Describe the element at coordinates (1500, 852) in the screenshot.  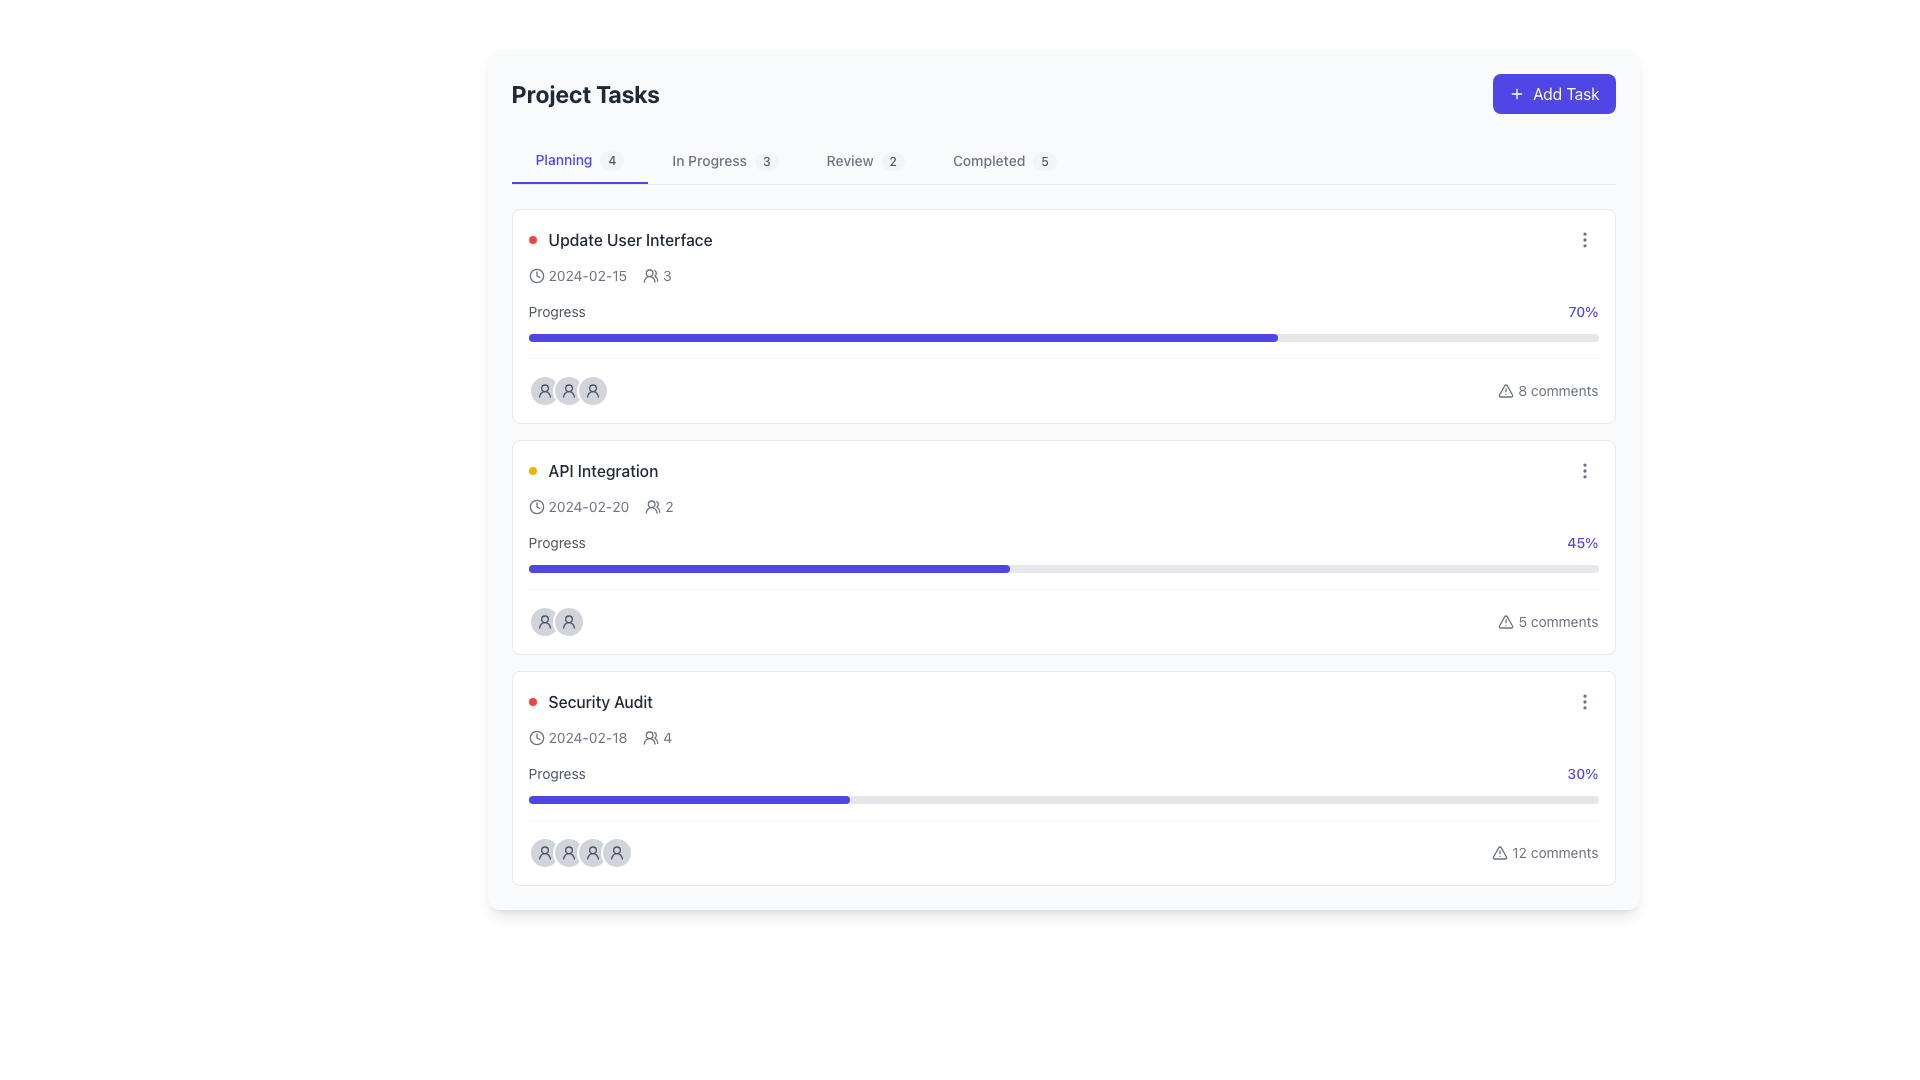
I see `the warning icon located at the bottom-right corner of the 'Security Audit' task item in the 'Project Tasks' interface, which signifies a warning or alert` at that location.